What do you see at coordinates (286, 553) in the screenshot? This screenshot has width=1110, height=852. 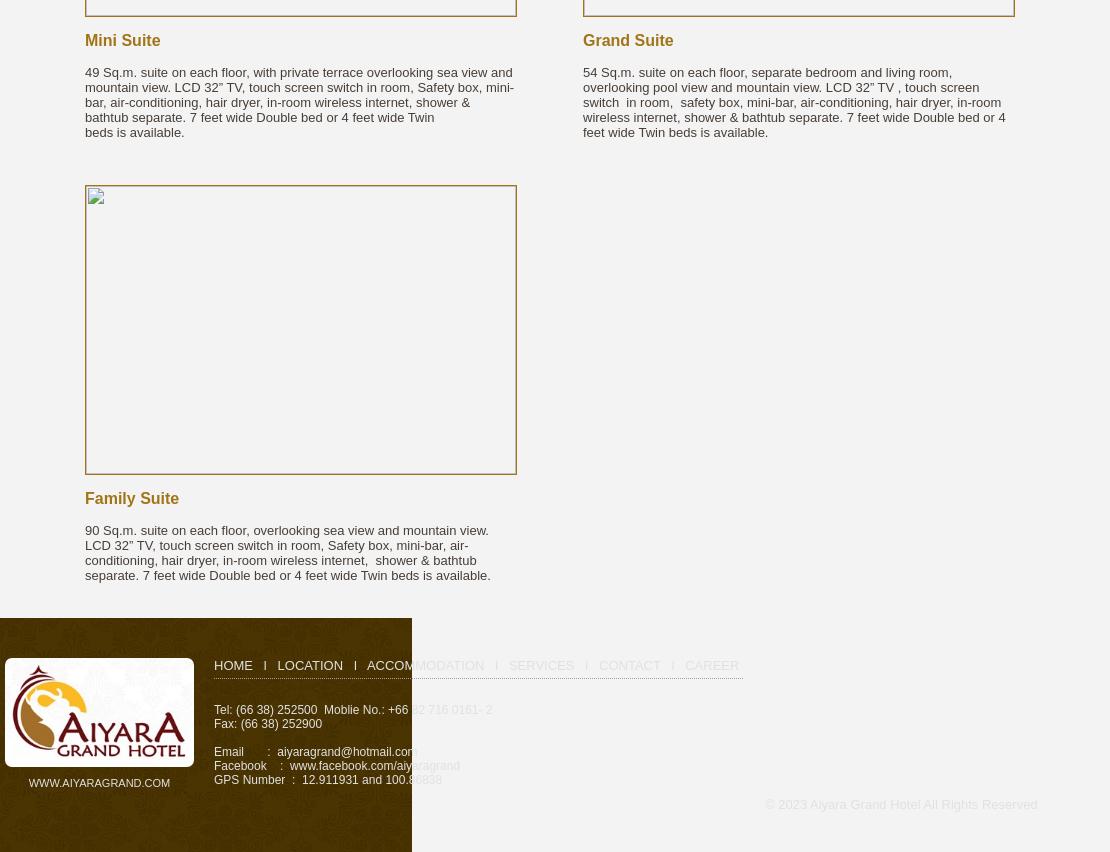 I see `'90 Sq.m. suite on each floor, overlooking sea view and mountain view. LCD 32” TV, touch screen switch in room, Safety box, mini-bar, air-conditioning, hair dryer, in-room wireless internet,  shower & bathtub separate. 7 feet wide Double bed or 4 feet wide Twin beds is available.'` at bounding box center [286, 553].